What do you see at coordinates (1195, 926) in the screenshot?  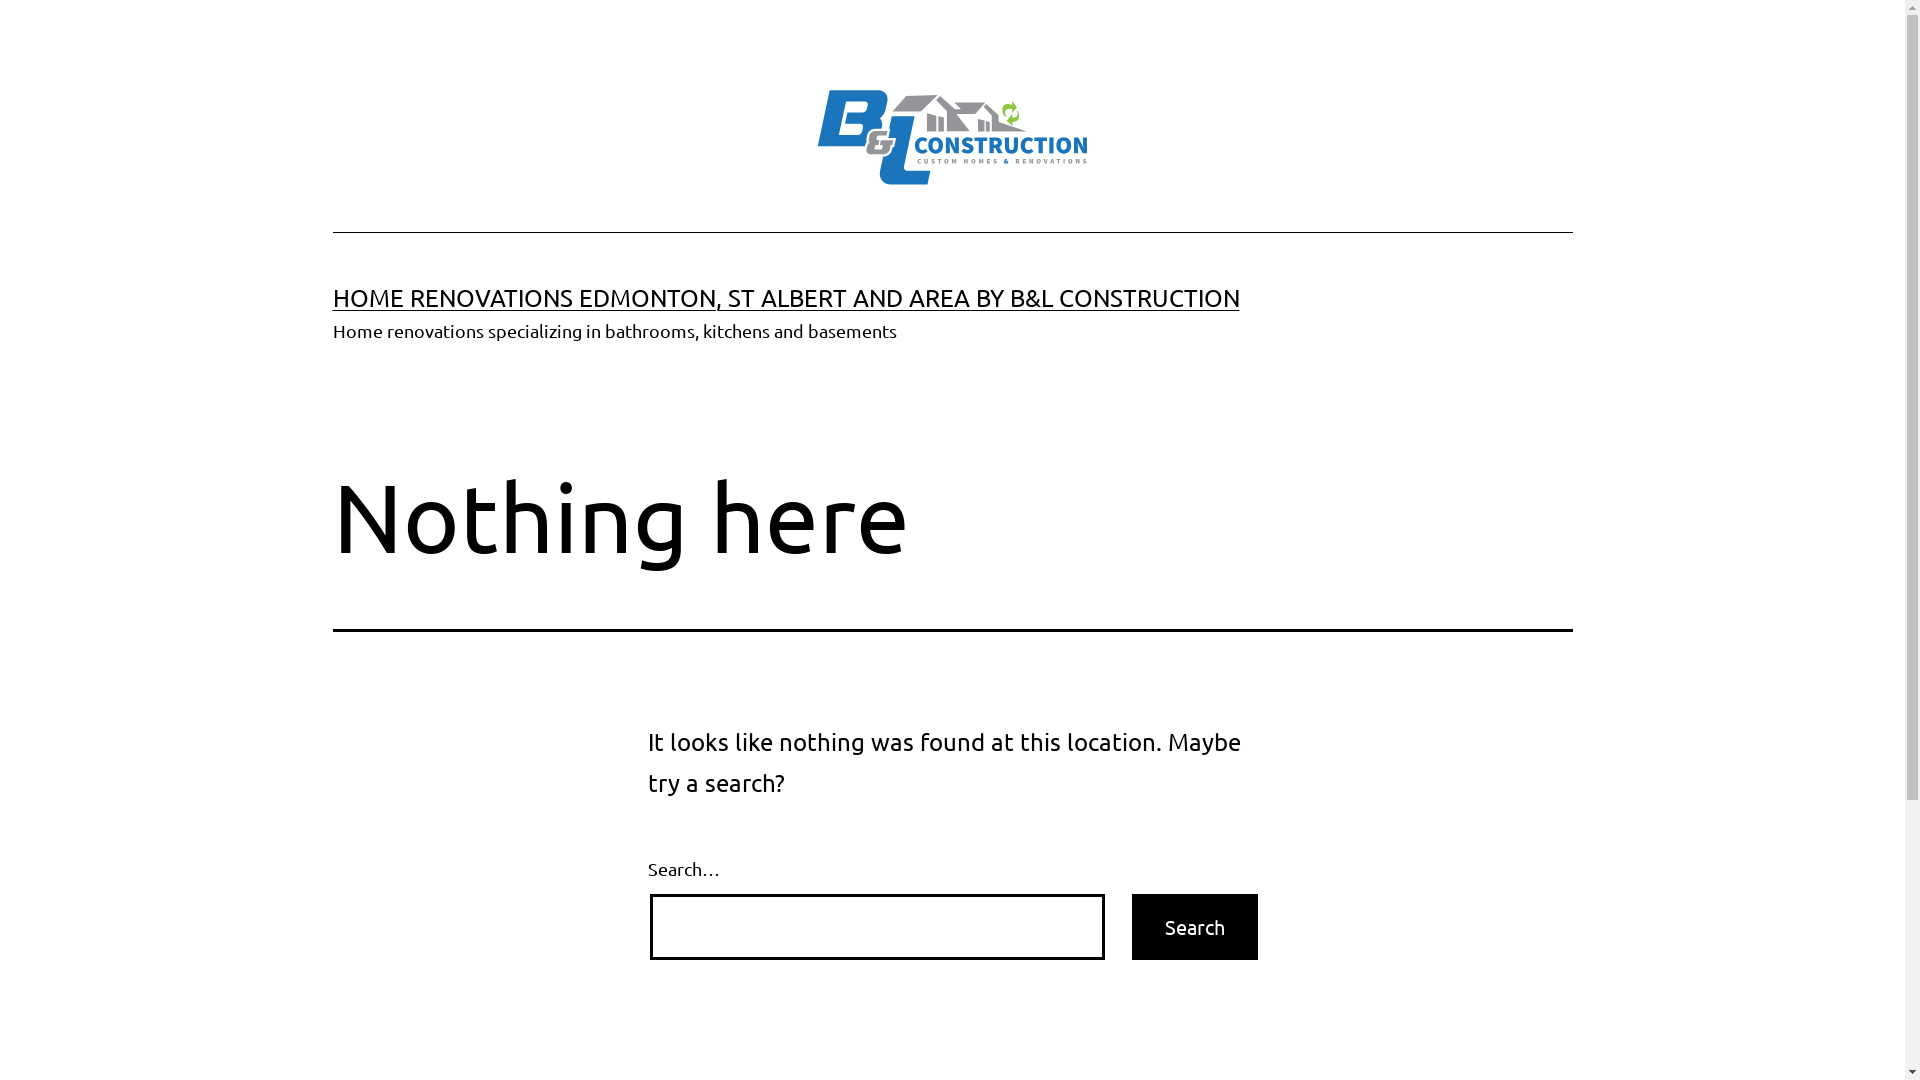 I see `'Search'` at bounding box center [1195, 926].